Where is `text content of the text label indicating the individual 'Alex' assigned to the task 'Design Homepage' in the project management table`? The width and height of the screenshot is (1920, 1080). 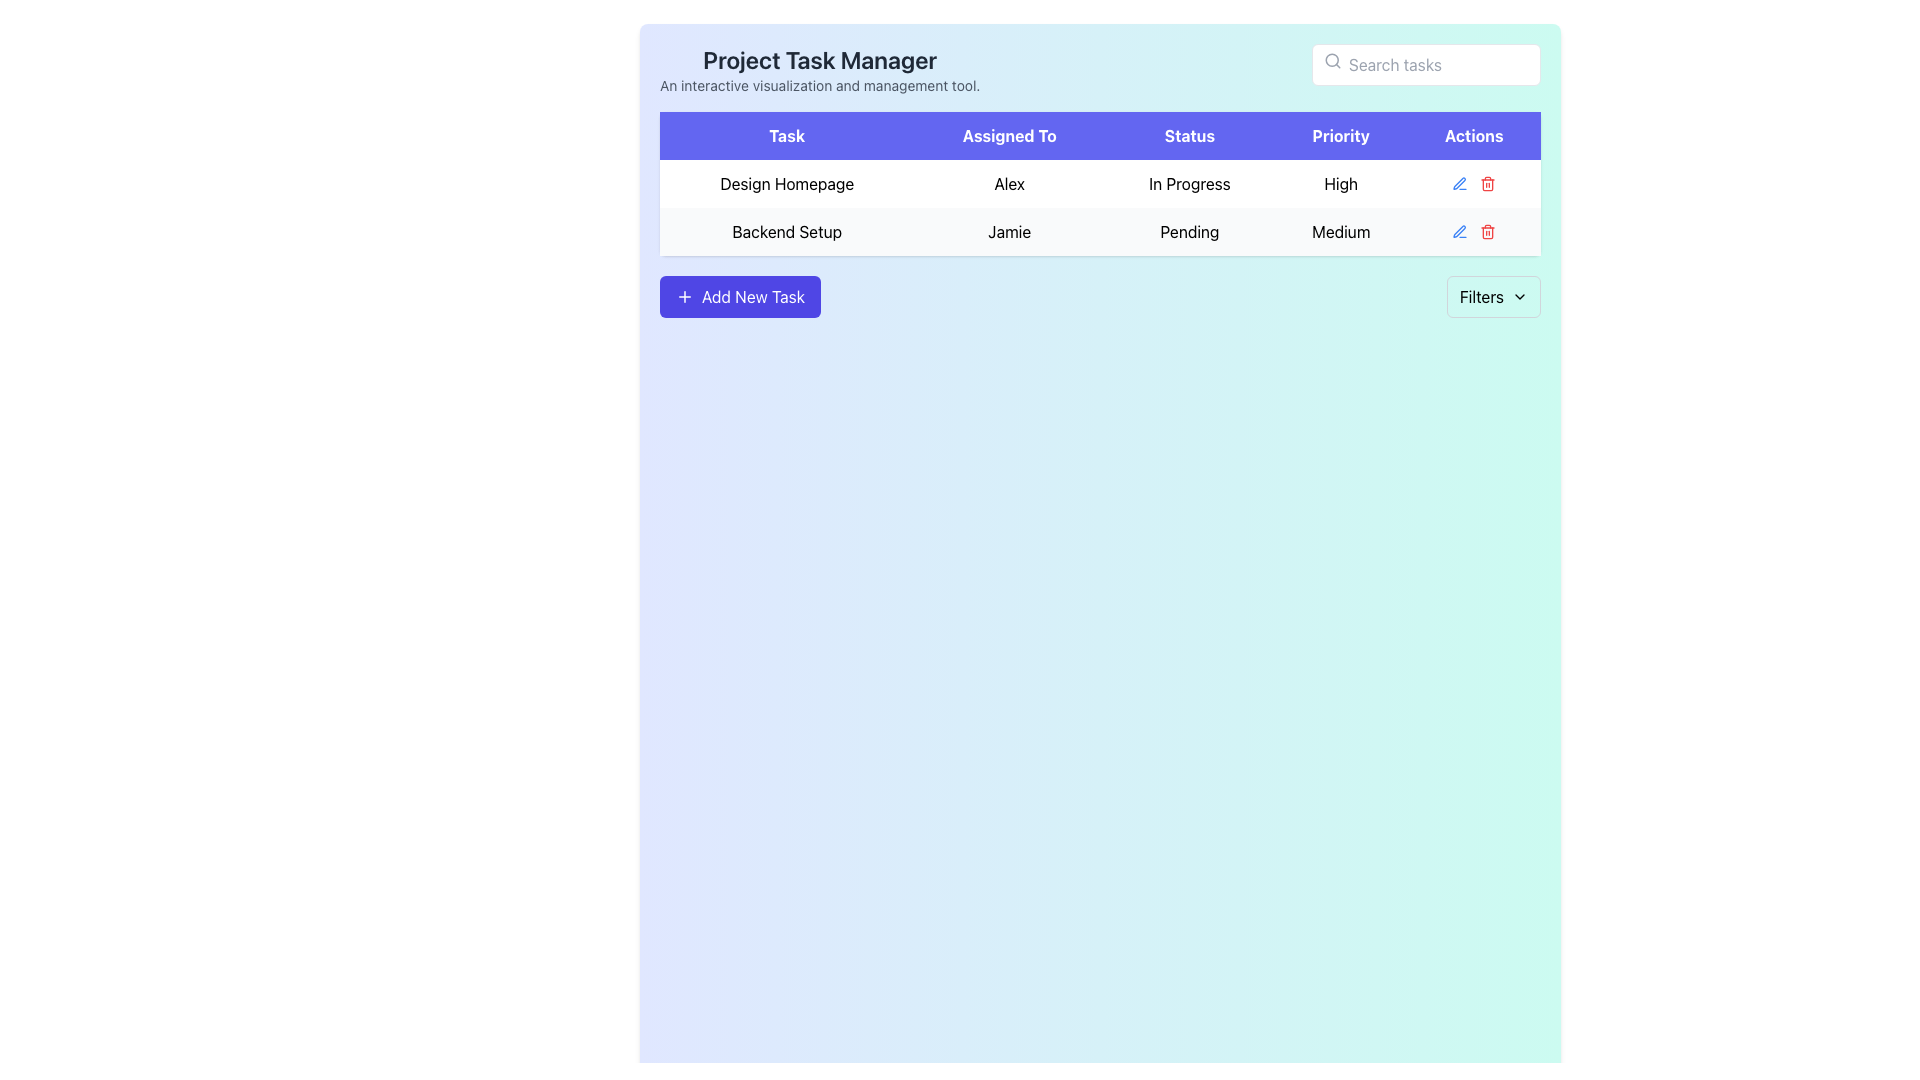 text content of the text label indicating the individual 'Alex' assigned to the task 'Design Homepage' in the project management table is located at coordinates (1009, 184).